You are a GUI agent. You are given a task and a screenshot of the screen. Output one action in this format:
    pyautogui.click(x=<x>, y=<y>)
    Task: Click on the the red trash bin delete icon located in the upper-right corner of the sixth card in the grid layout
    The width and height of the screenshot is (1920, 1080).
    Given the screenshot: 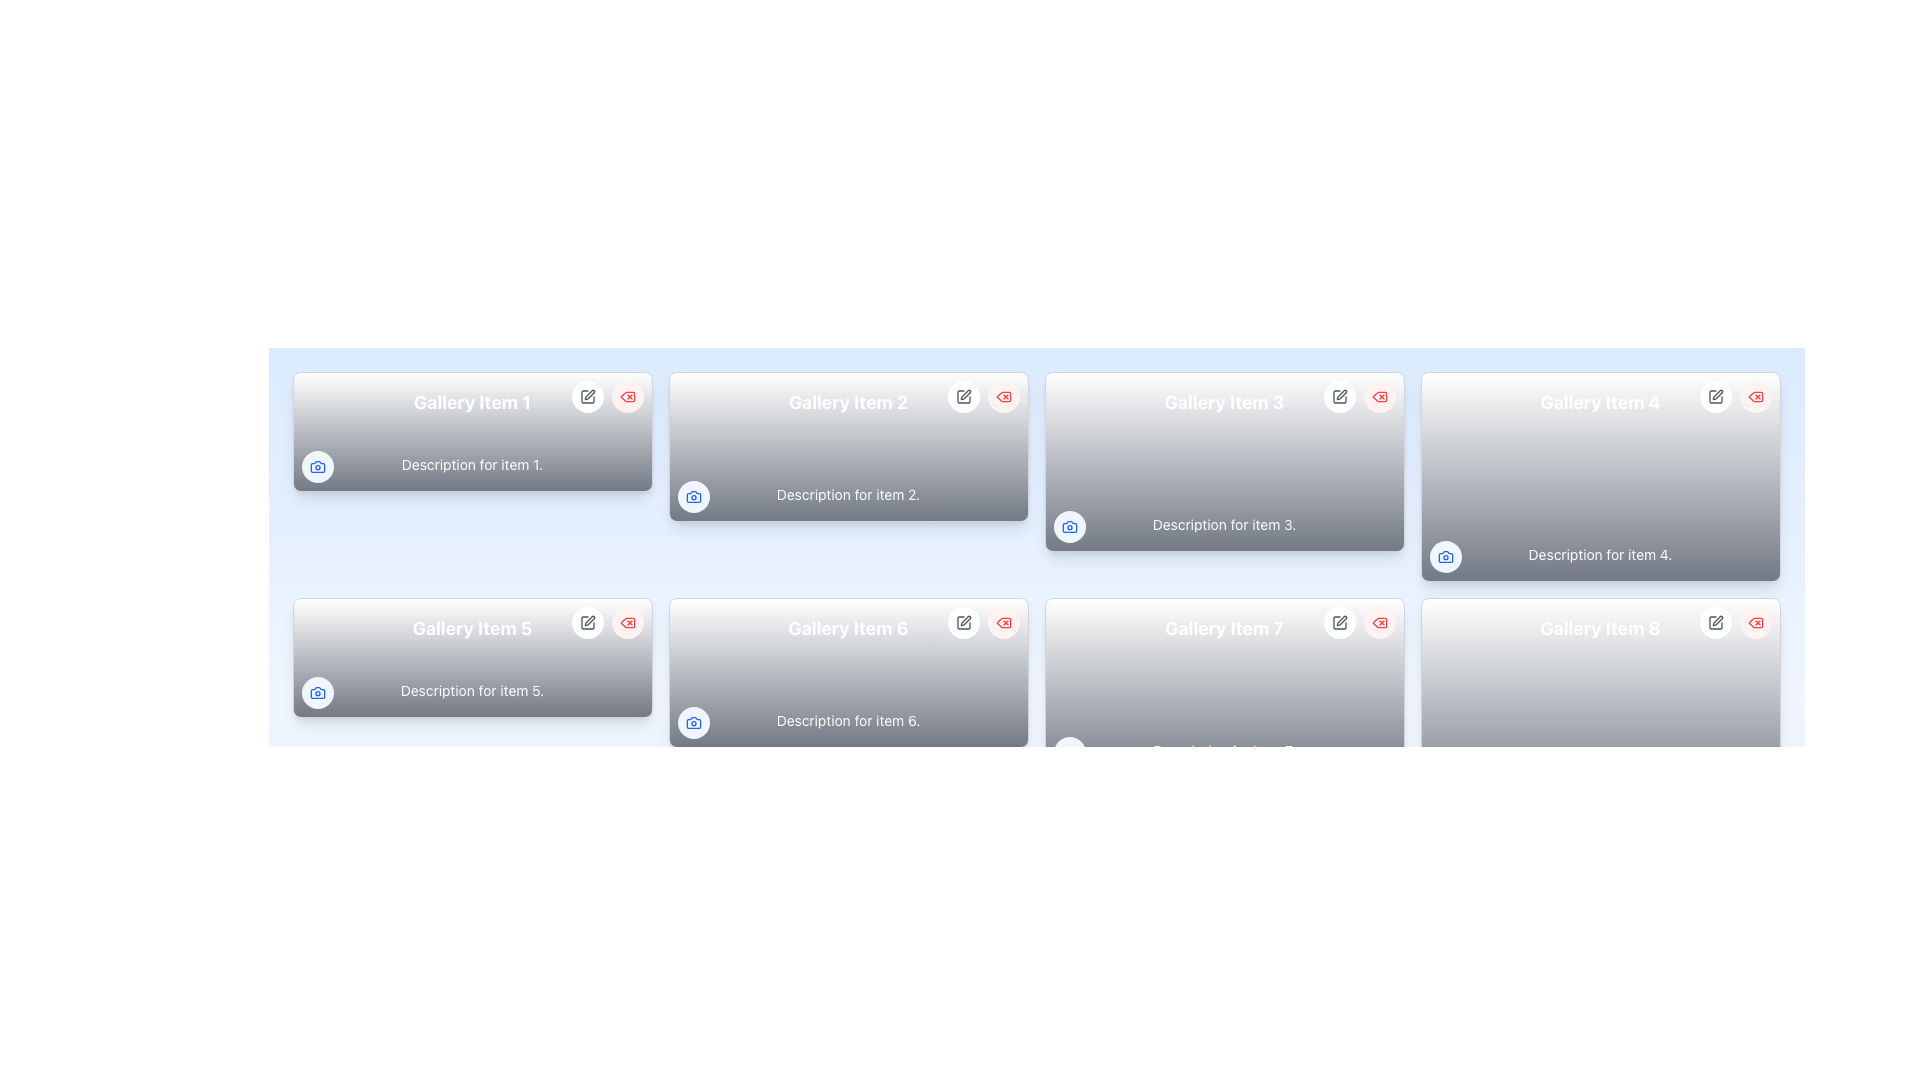 What is the action you would take?
    pyautogui.click(x=1003, y=622)
    